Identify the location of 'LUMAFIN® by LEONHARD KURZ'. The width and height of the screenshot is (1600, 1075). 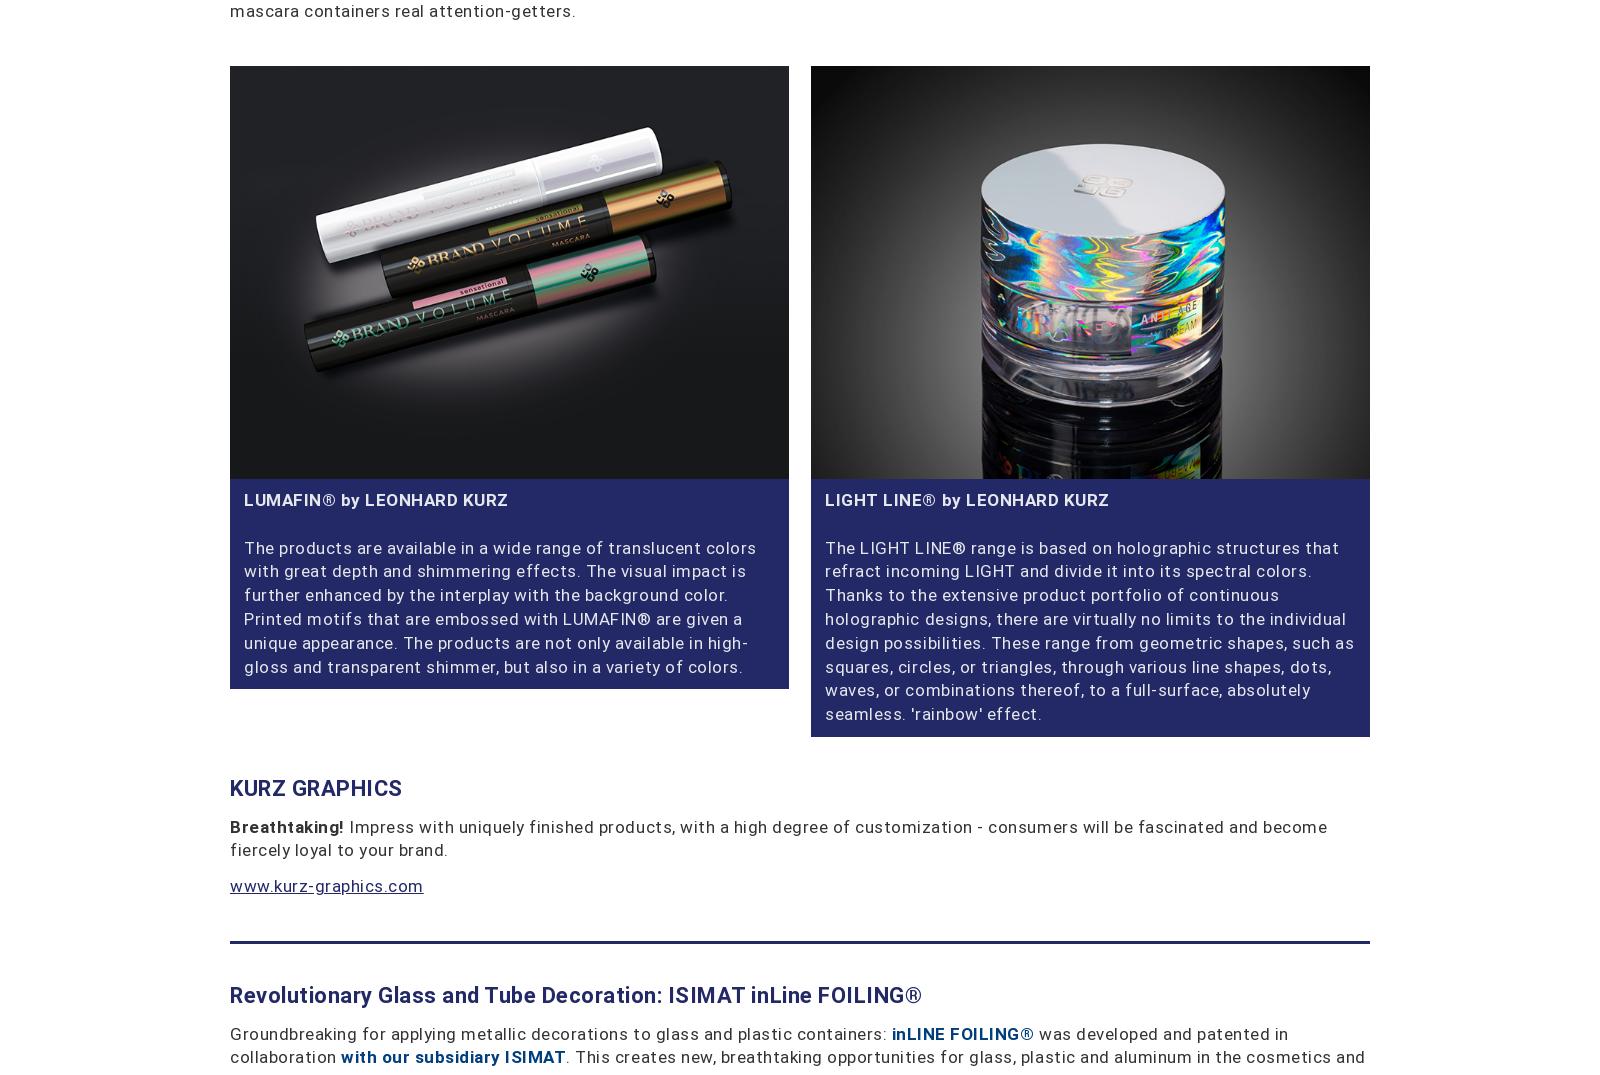
(376, 498).